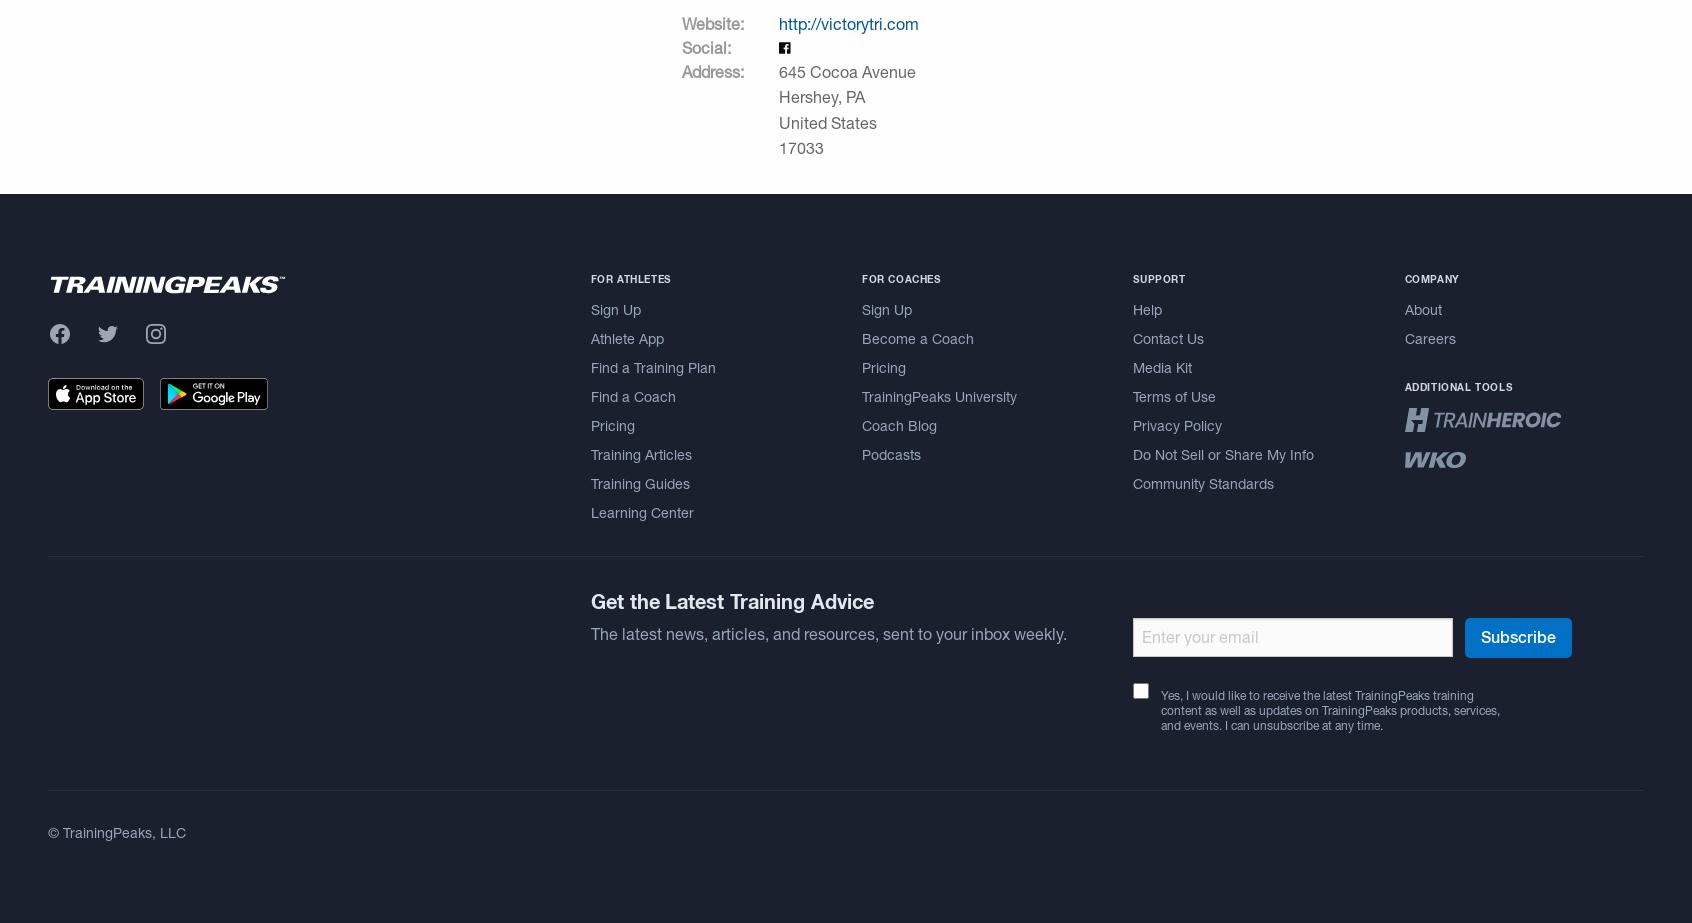  I want to click on 'For Coaches', so click(899, 278).